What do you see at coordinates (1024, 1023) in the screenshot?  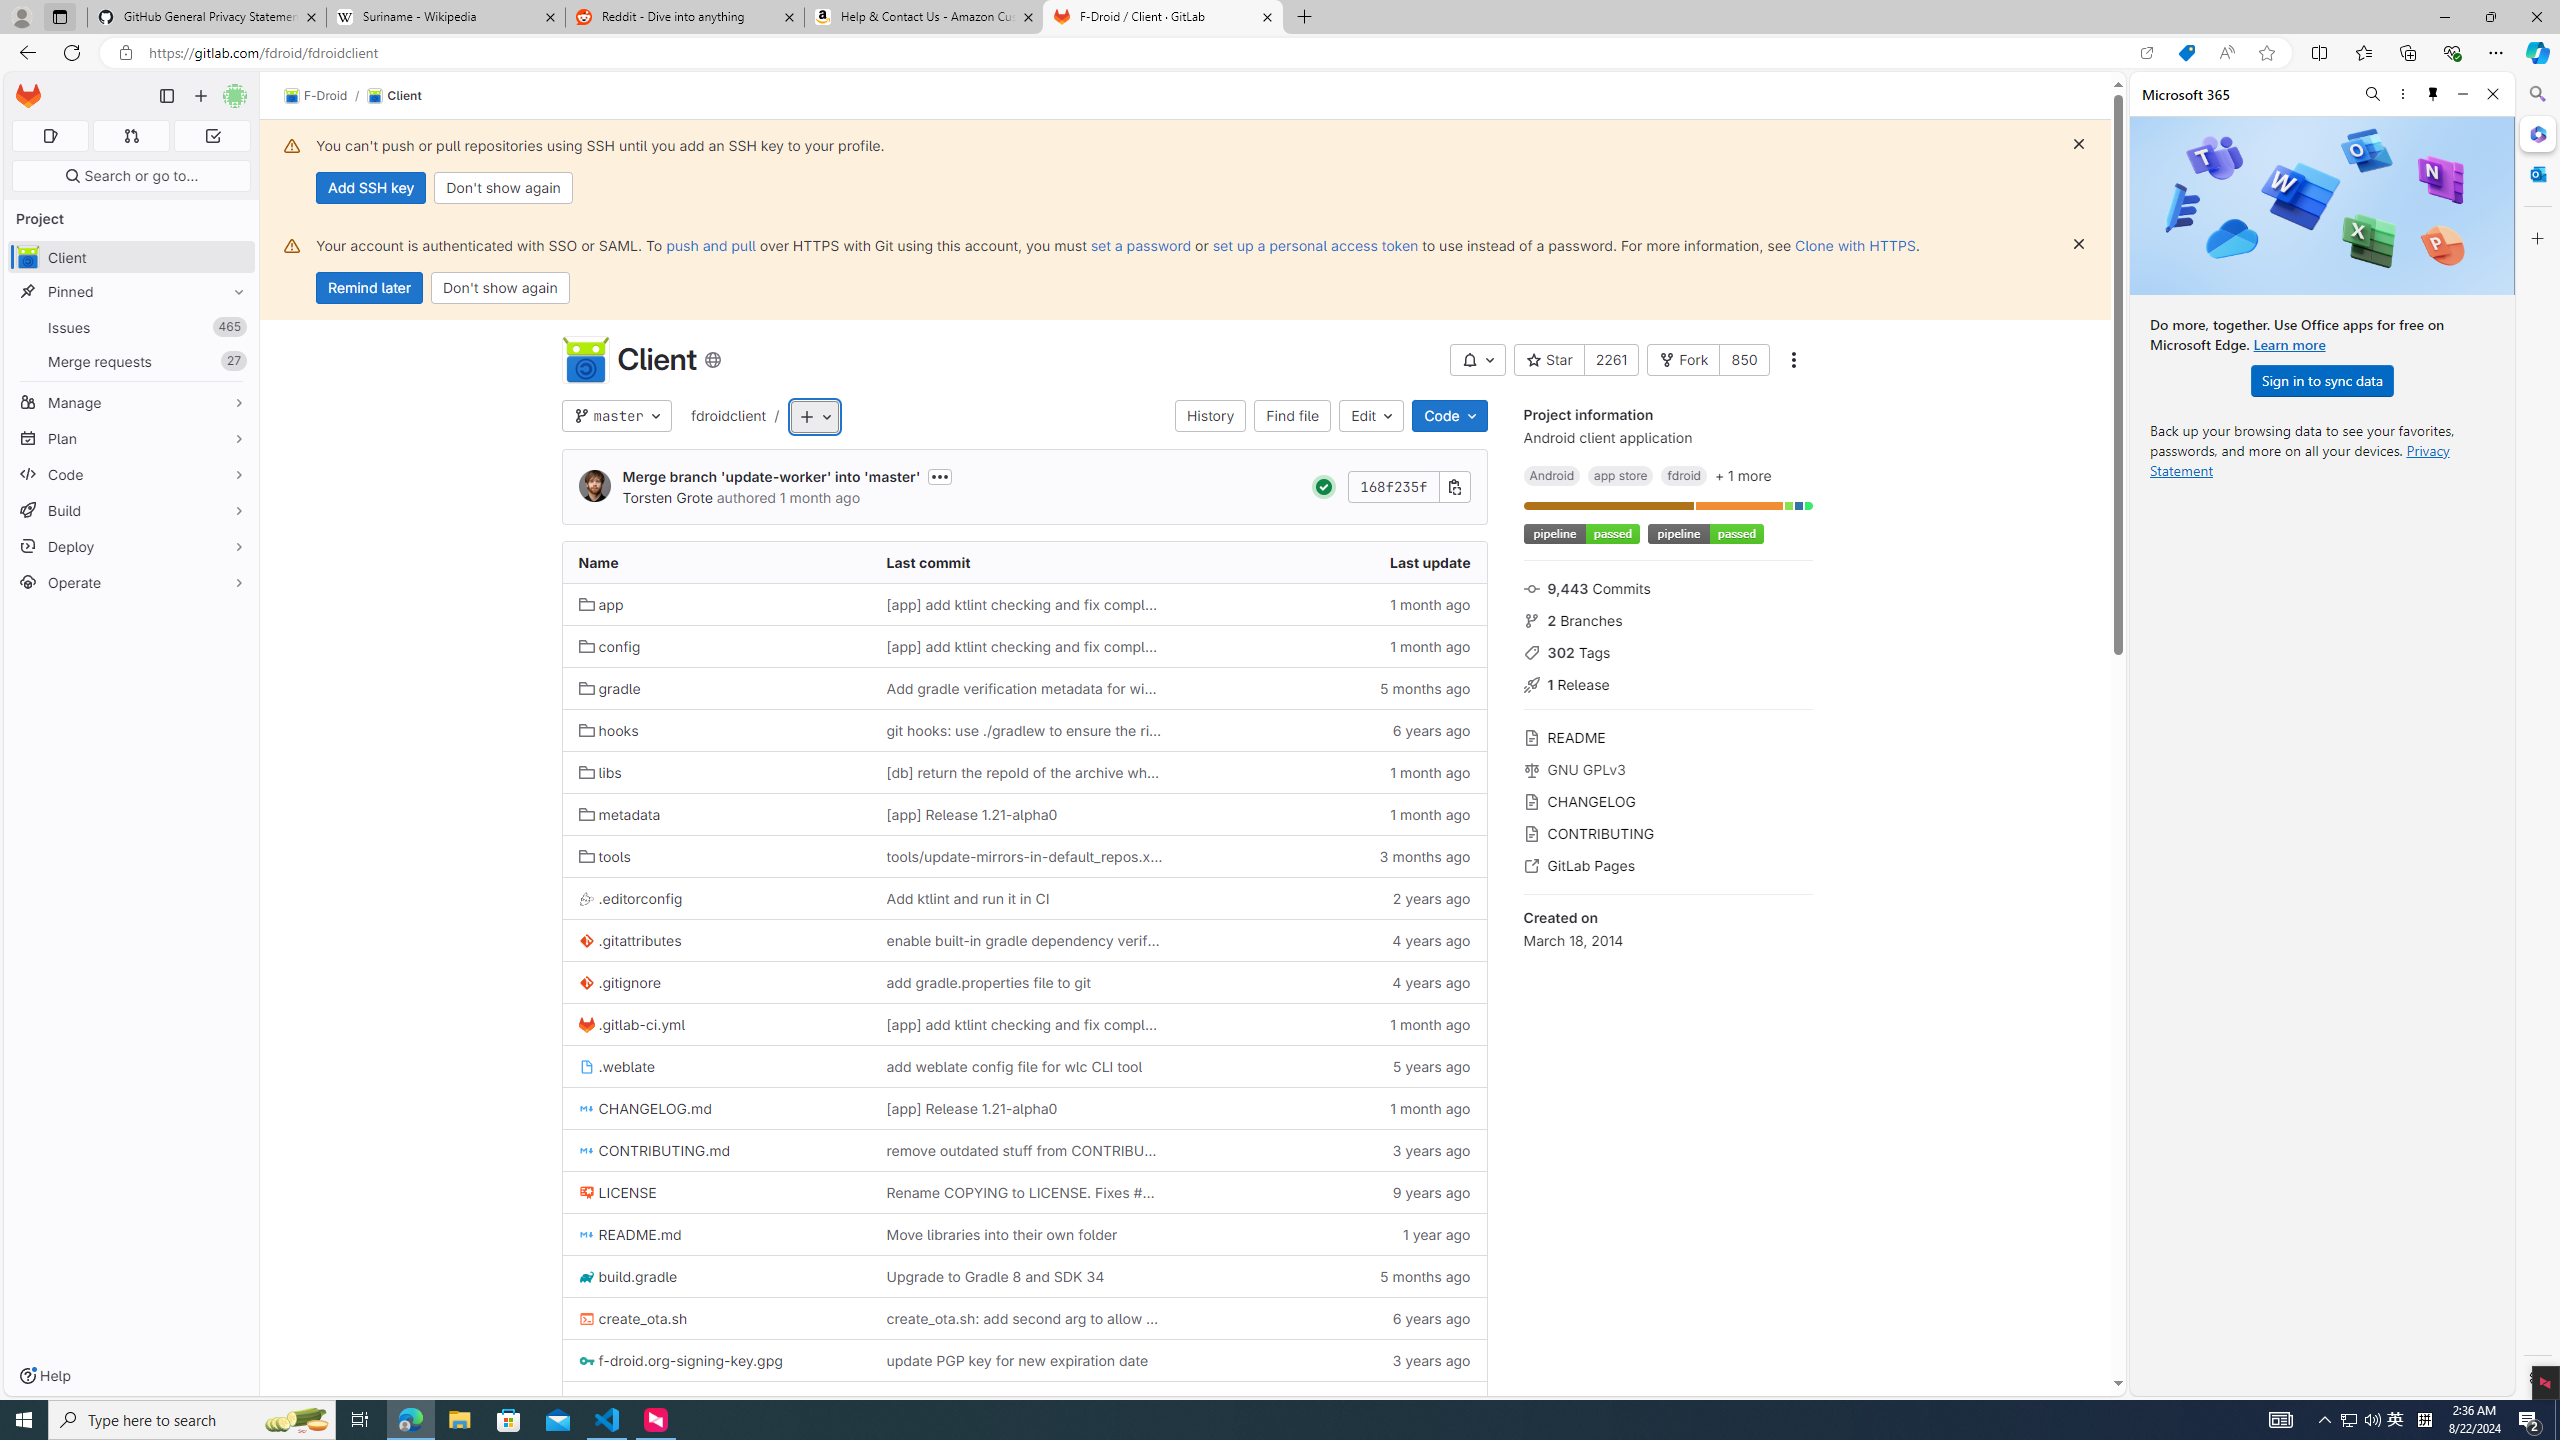 I see `'[app] add ktlint checking and fix complaints it has'` at bounding box center [1024, 1023].